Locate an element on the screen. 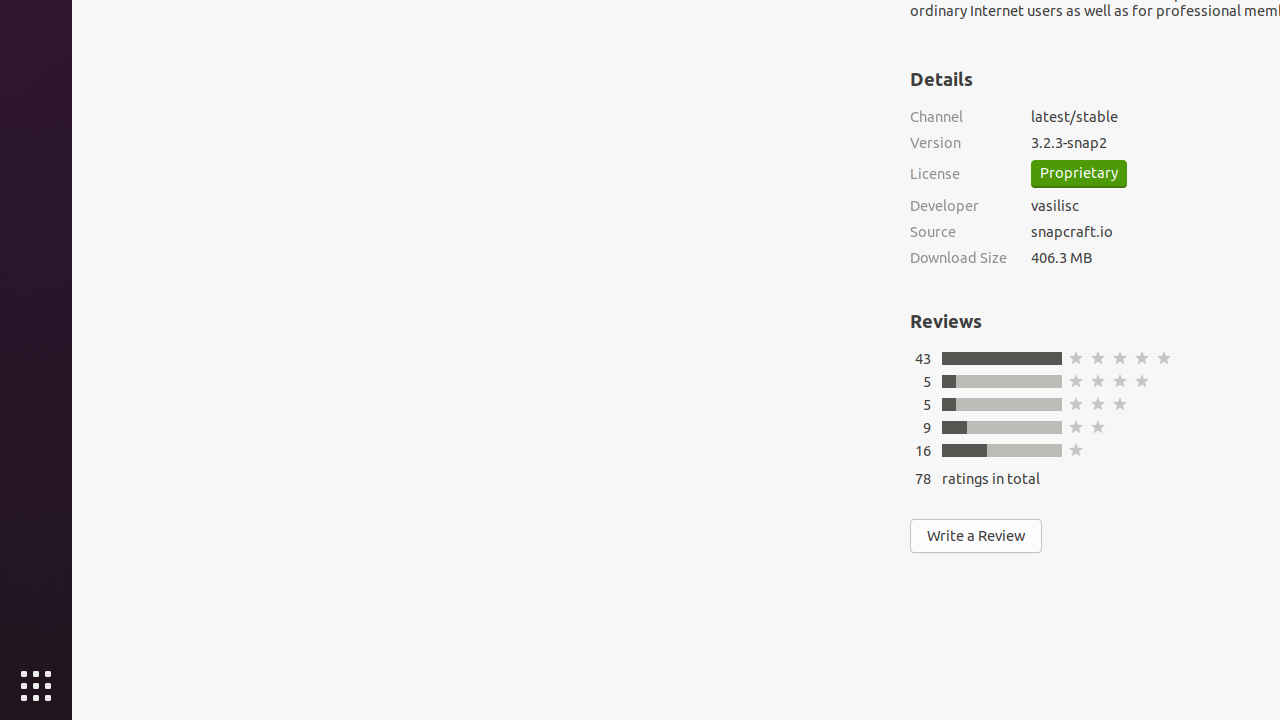 The height and width of the screenshot is (720, 1280). 'Reviews' is located at coordinates (945, 319).